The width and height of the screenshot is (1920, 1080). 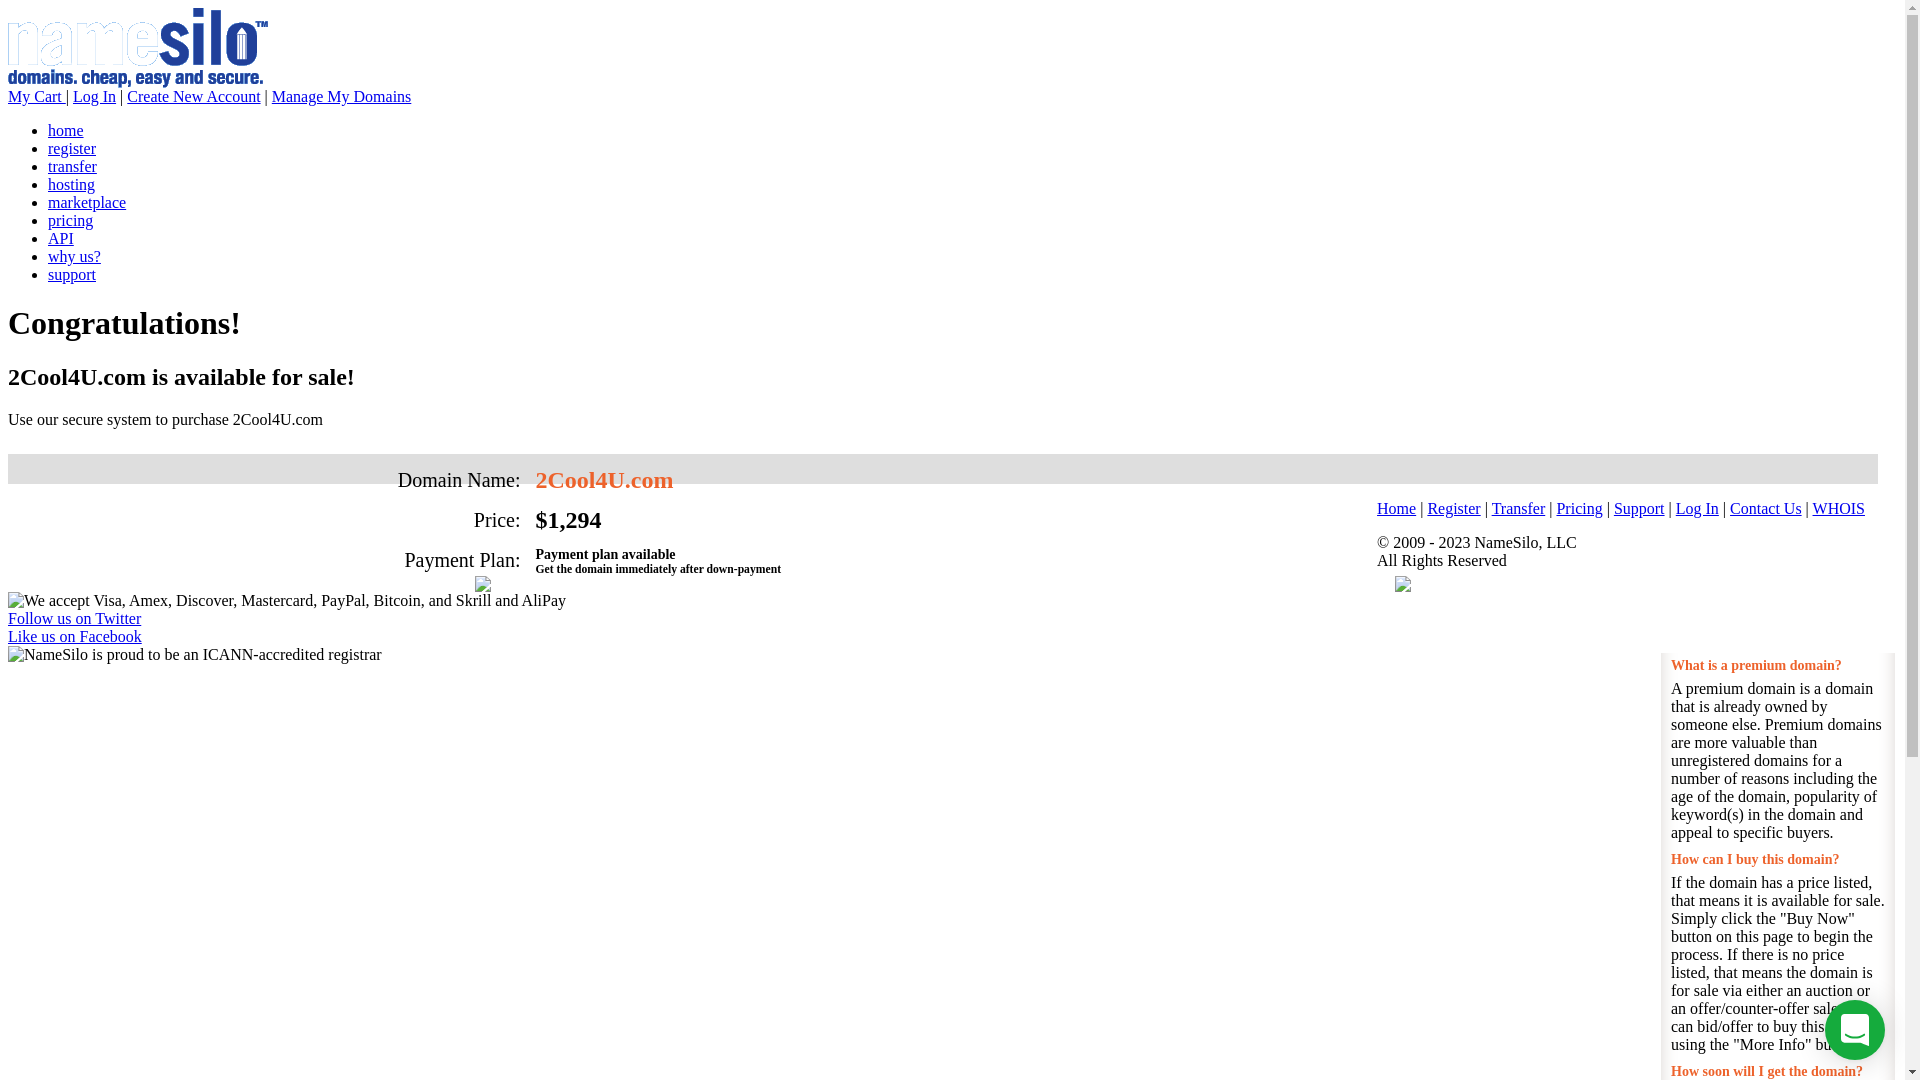 What do you see at coordinates (341, 96) in the screenshot?
I see `'Manage My Domains'` at bounding box center [341, 96].